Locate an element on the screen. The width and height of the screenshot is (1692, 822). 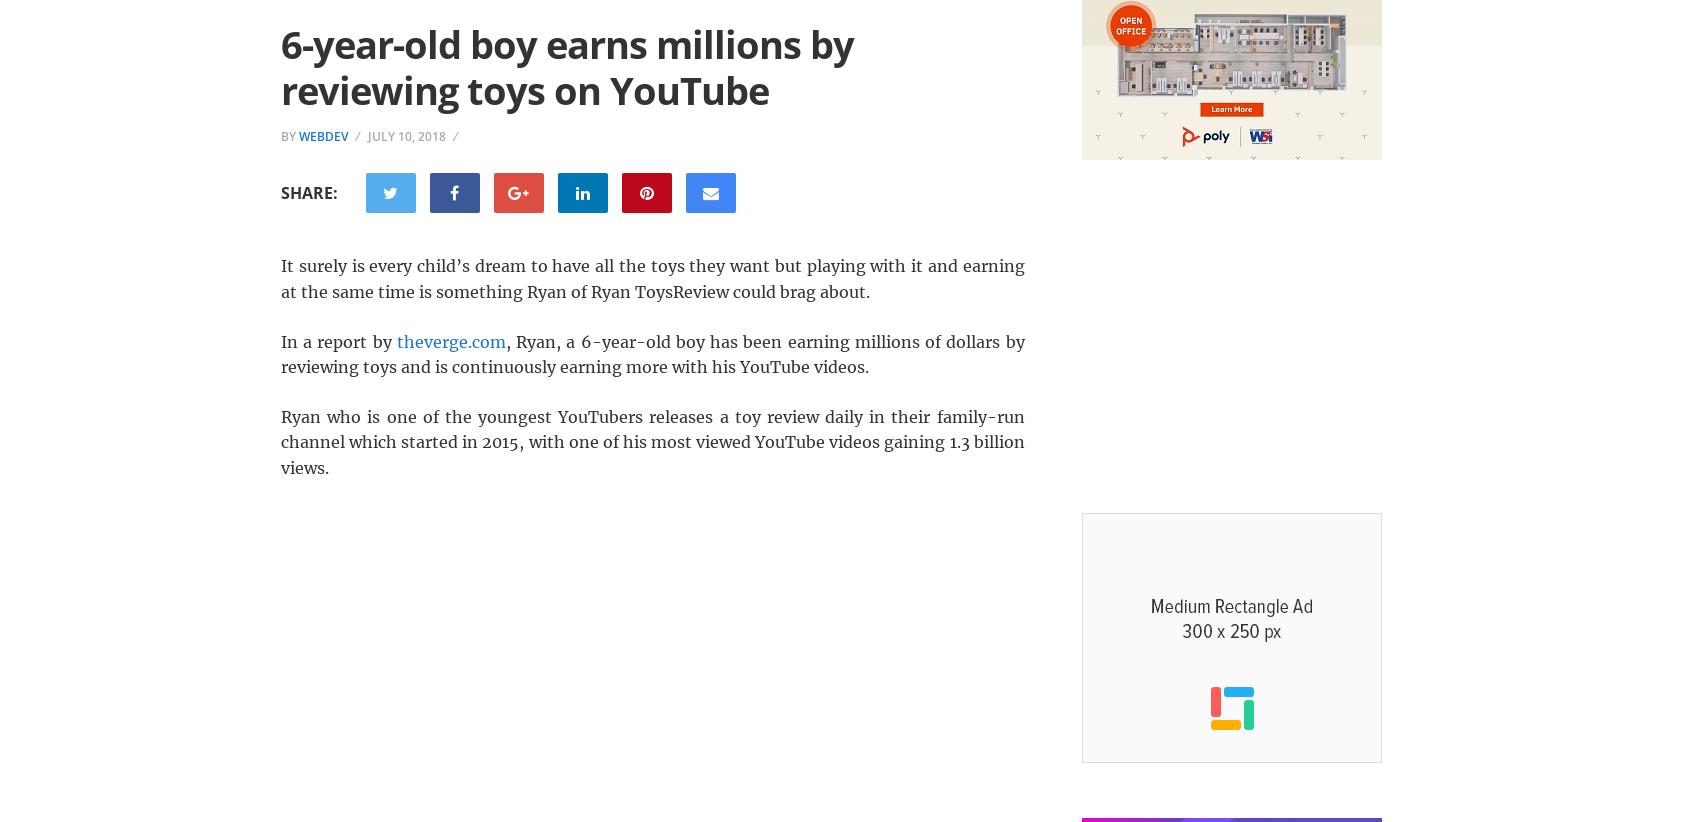
'Ryan who is one of the youngest YouTubers releases a toy review daily in their family-run channel which started in 2015, with one of his most viewed YouTube videos gaining 1.3 billion views.' is located at coordinates (652, 440).